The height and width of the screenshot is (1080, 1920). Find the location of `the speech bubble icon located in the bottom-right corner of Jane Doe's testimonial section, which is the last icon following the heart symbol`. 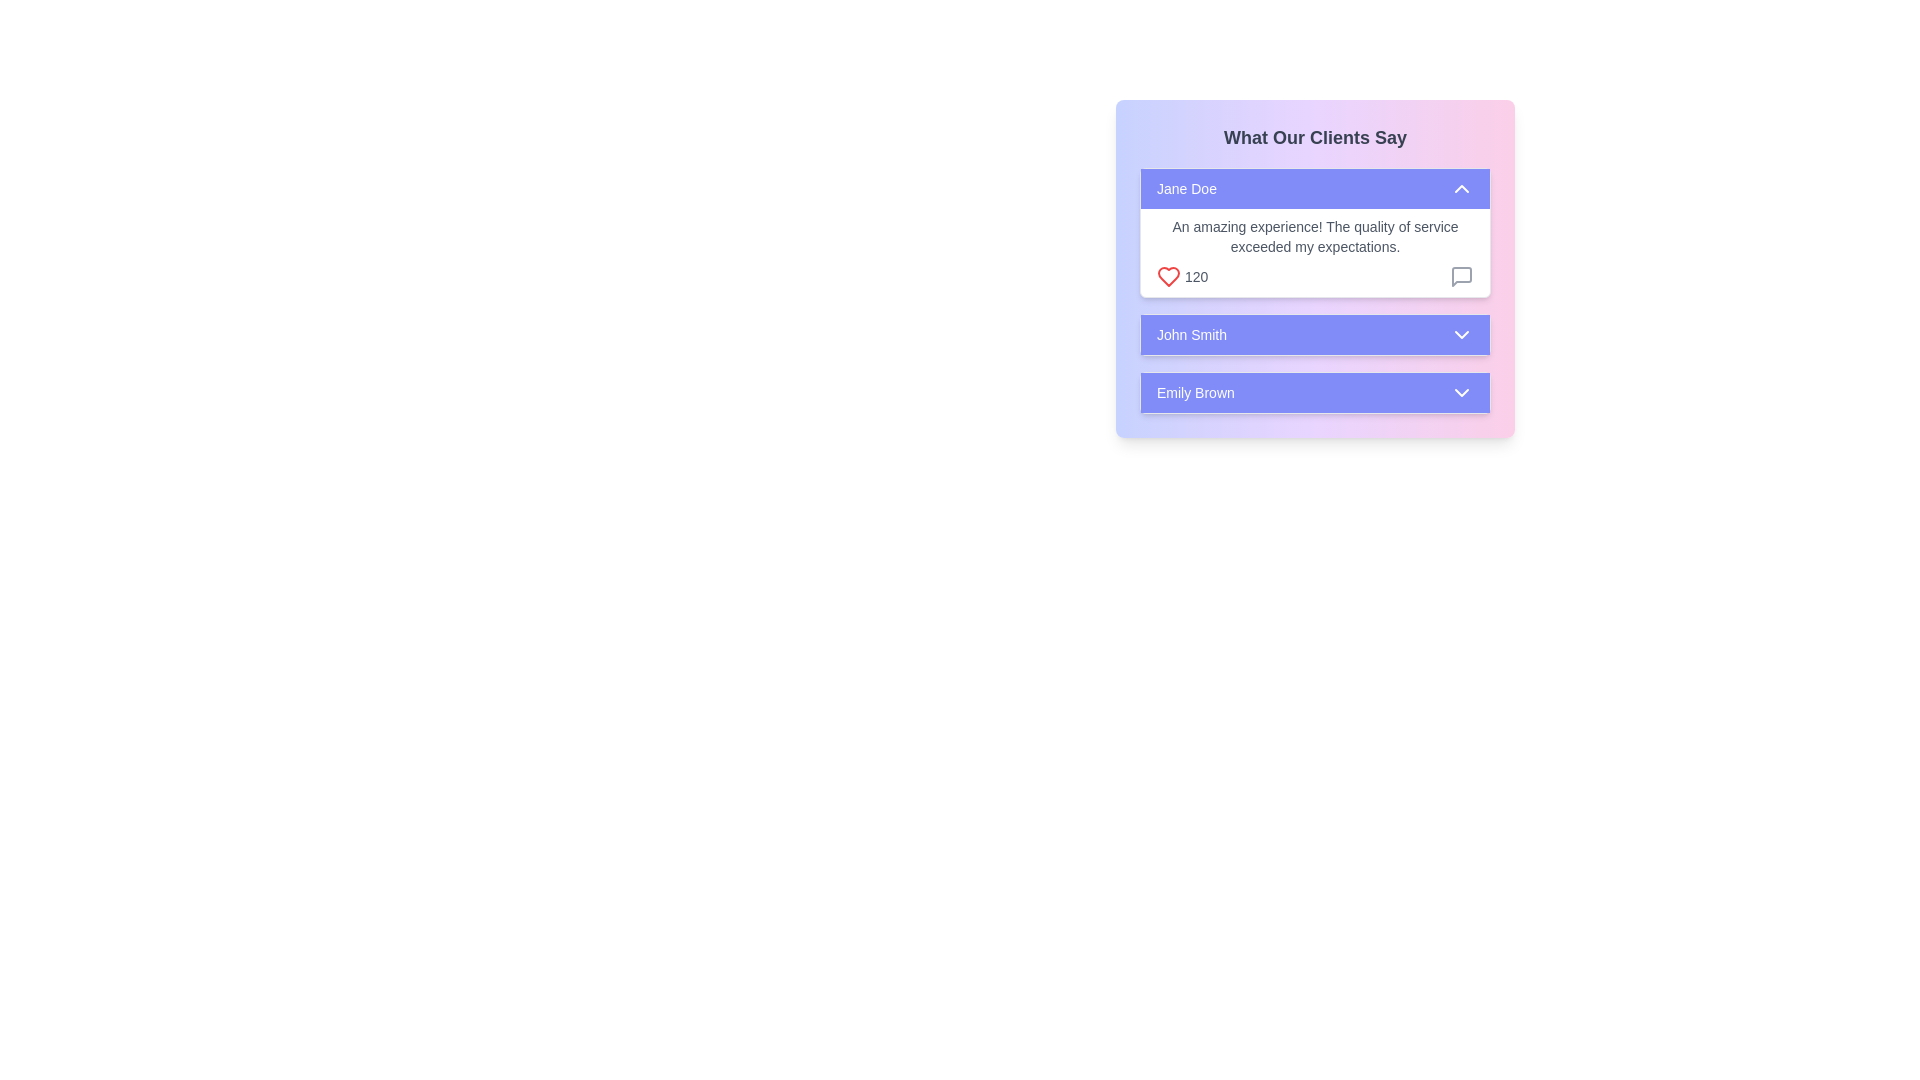

the speech bubble icon located in the bottom-right corner of Jane Doe's testimonial section, which is the last icon following the heart symbol is located at coordinates (1462, 277).